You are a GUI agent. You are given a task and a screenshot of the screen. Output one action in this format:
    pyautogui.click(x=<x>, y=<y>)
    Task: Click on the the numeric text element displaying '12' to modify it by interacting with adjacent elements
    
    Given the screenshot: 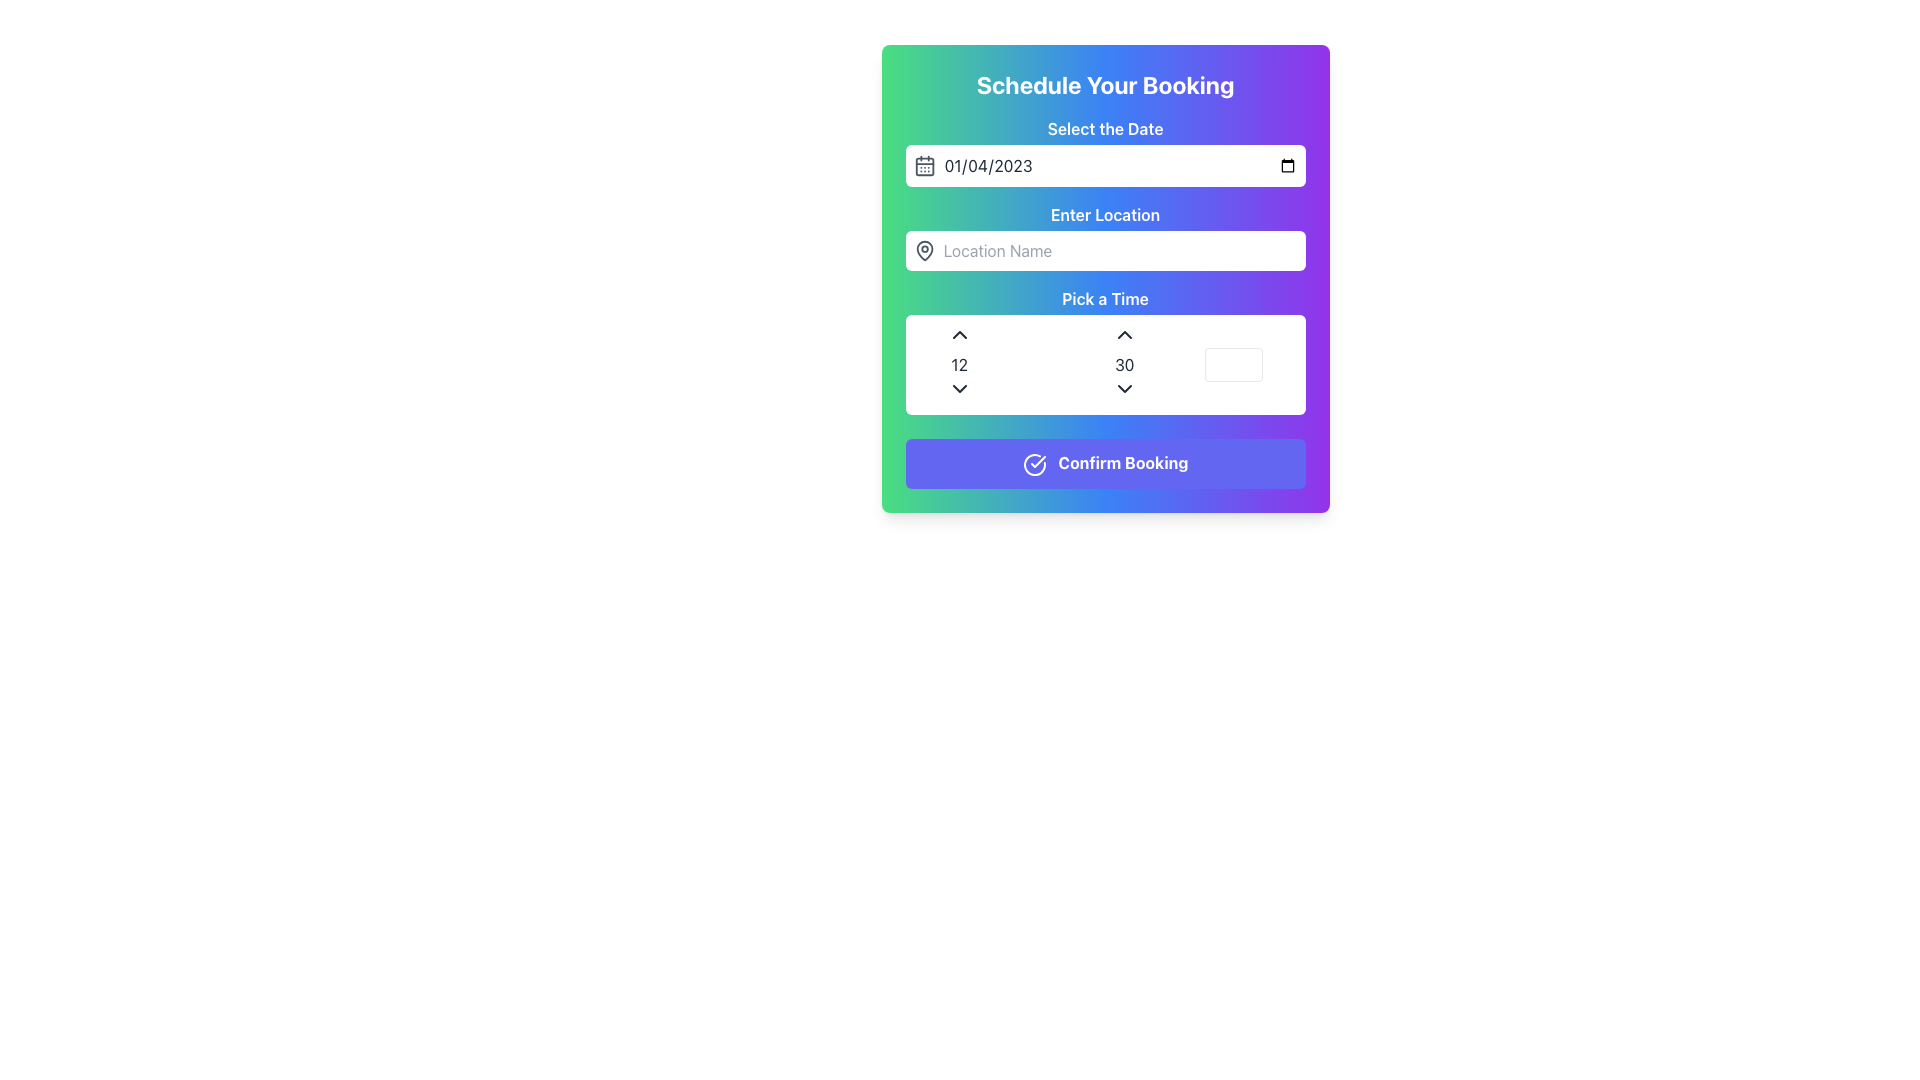 What is the action you would take?
    pyautogui.click(x=958, y=365)
    